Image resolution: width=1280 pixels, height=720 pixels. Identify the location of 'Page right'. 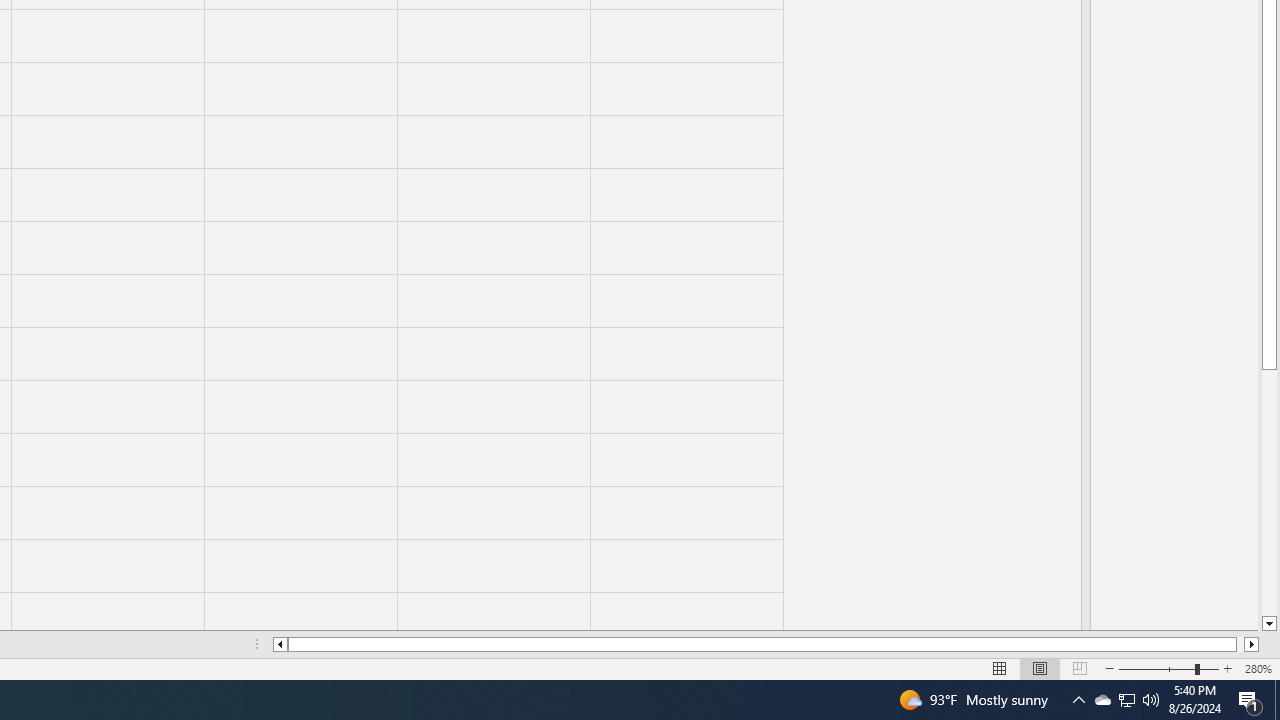
(1239, 644).